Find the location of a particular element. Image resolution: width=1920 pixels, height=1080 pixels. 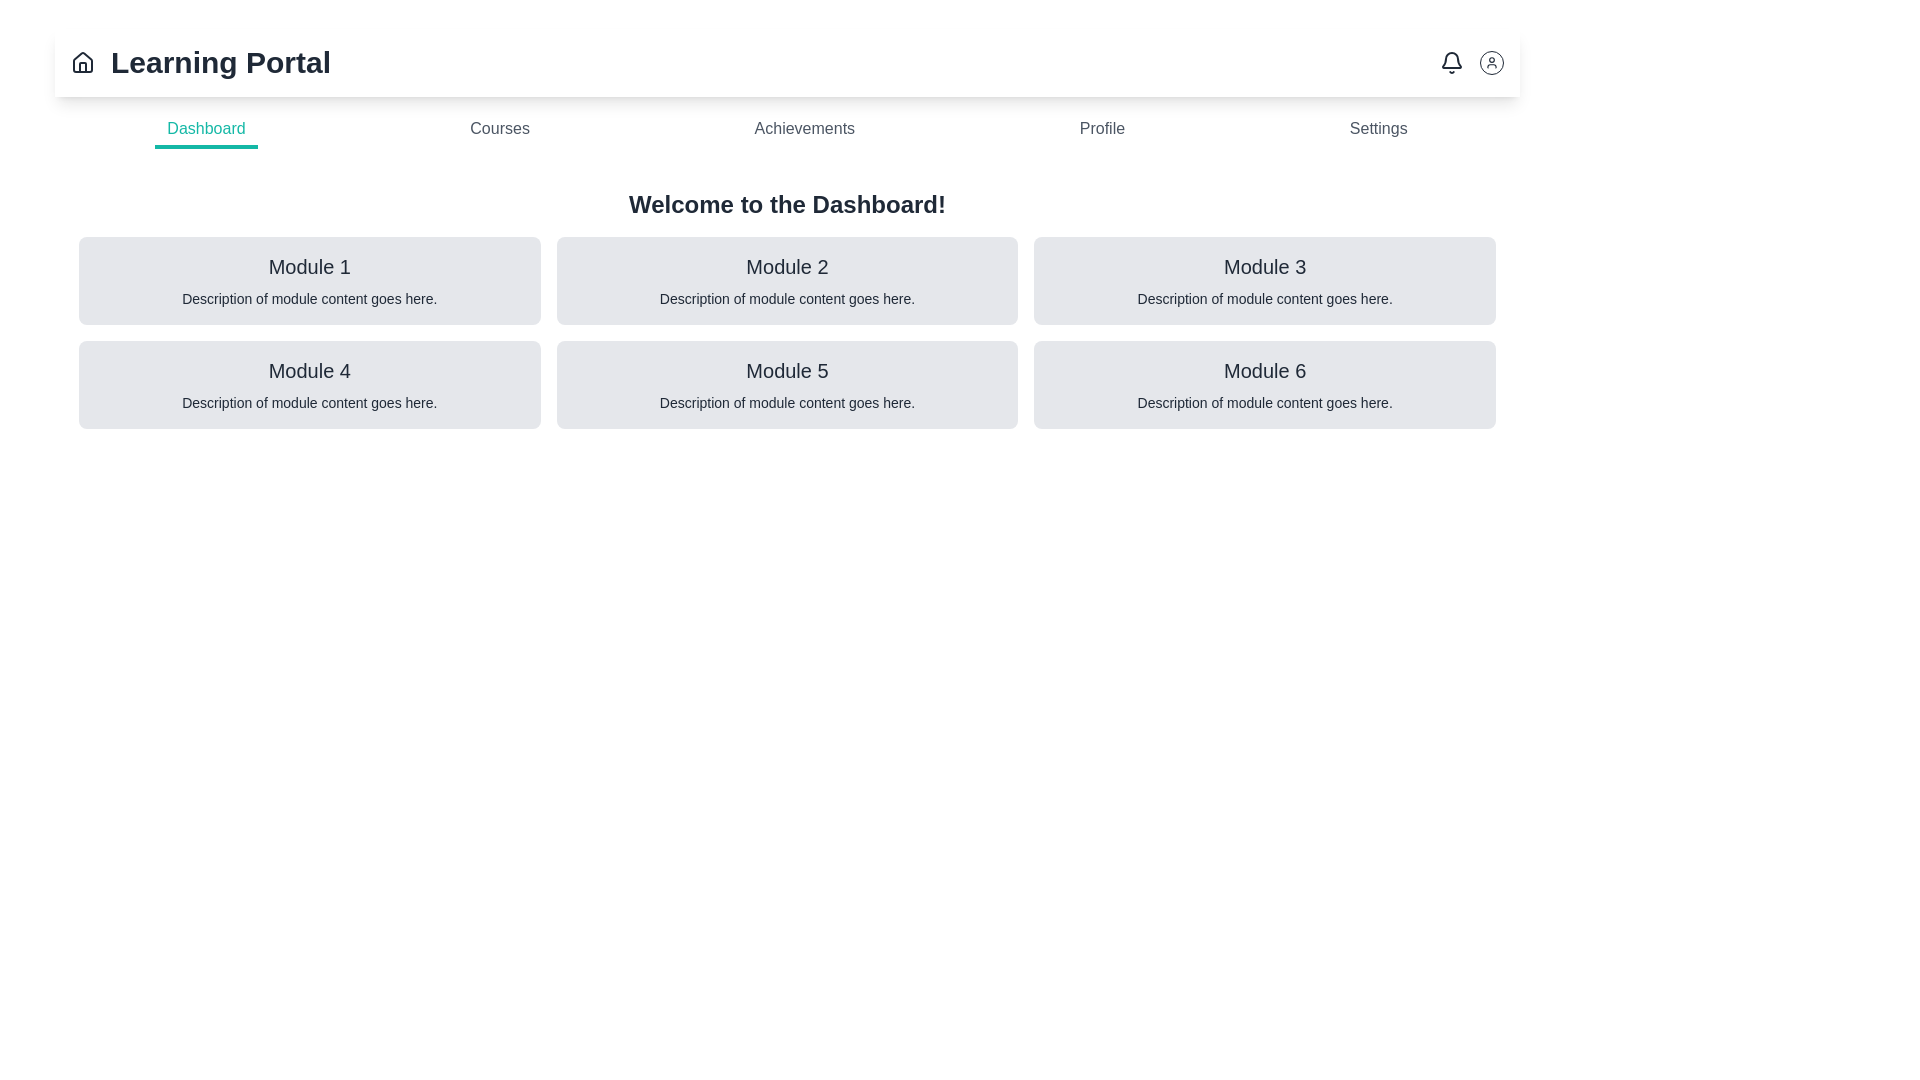

the 'home' or 'dashboard' icon located in the top-left corner of the interface beside the 'Learning Portal' title is located at coordinates (81, 60).